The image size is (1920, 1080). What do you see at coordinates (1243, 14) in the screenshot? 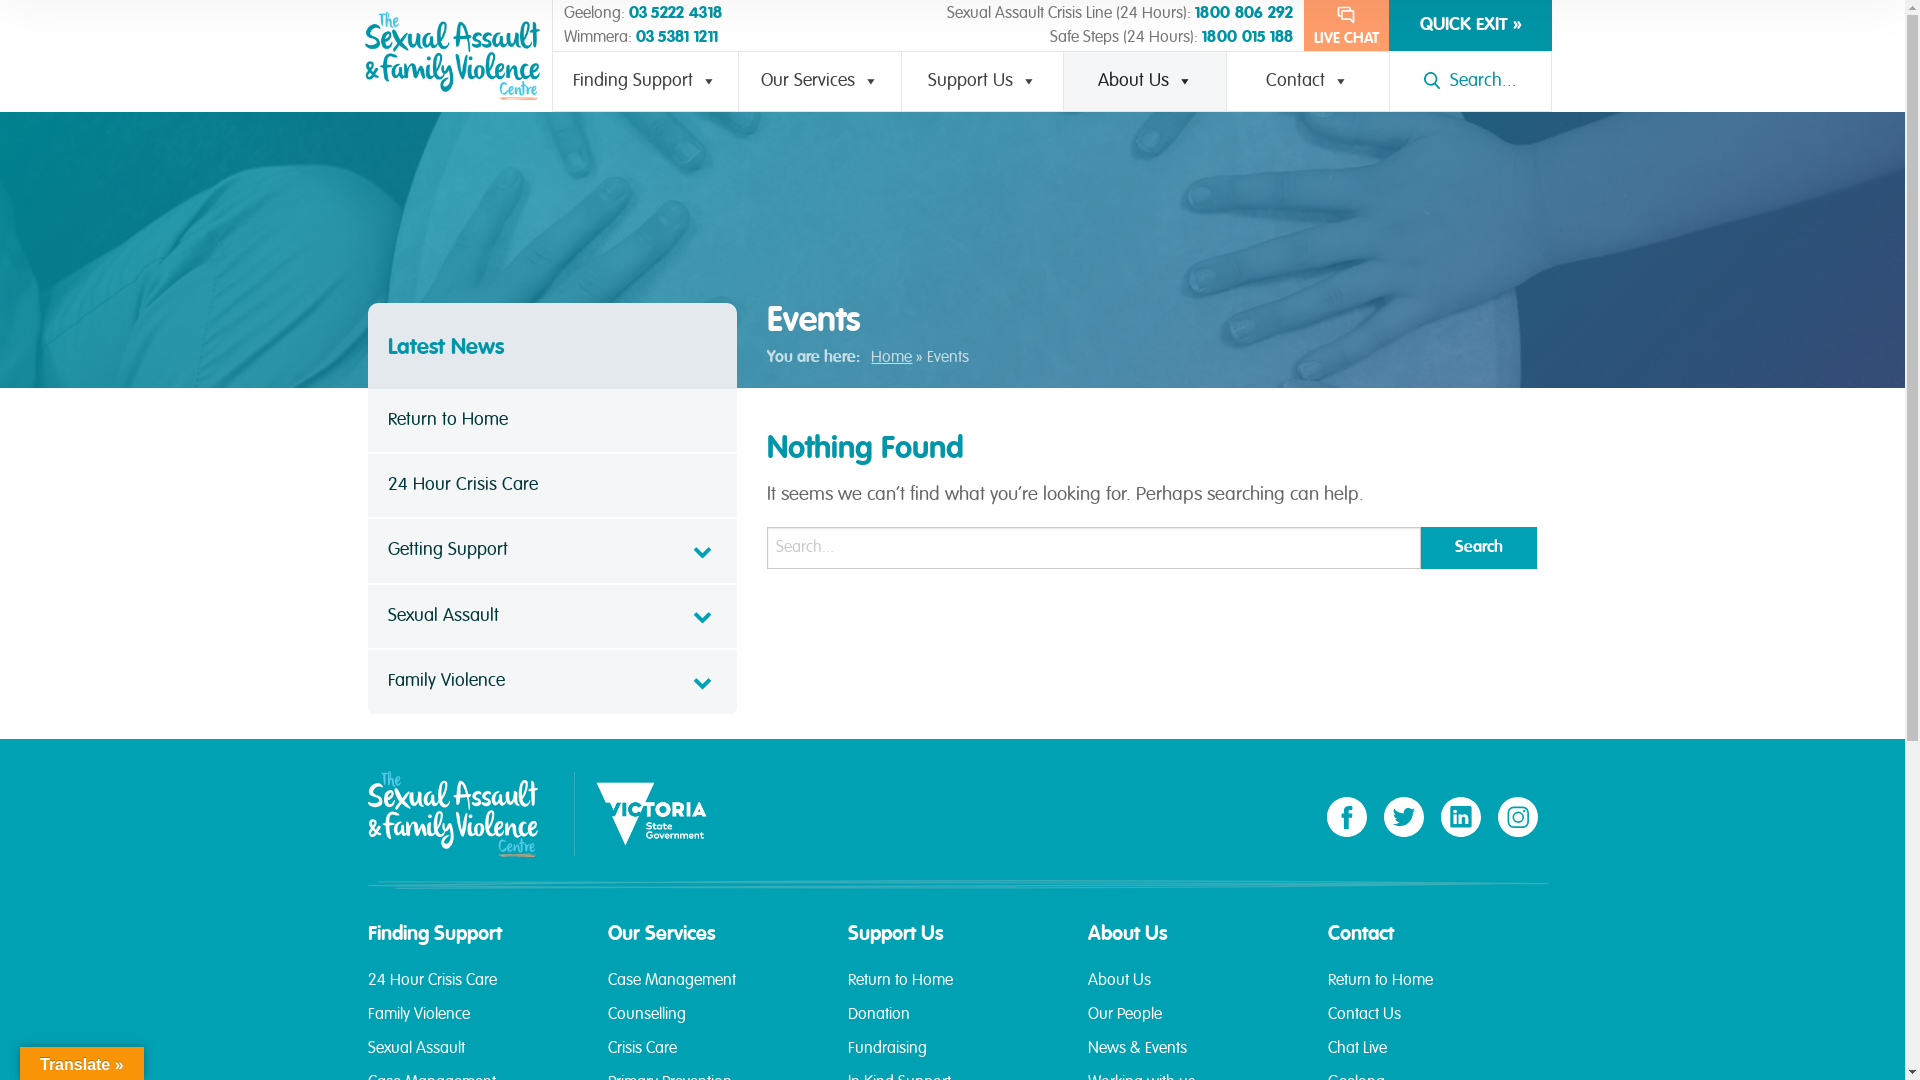
I see `'1800 806 292'` at bounding box center [1243, 14].